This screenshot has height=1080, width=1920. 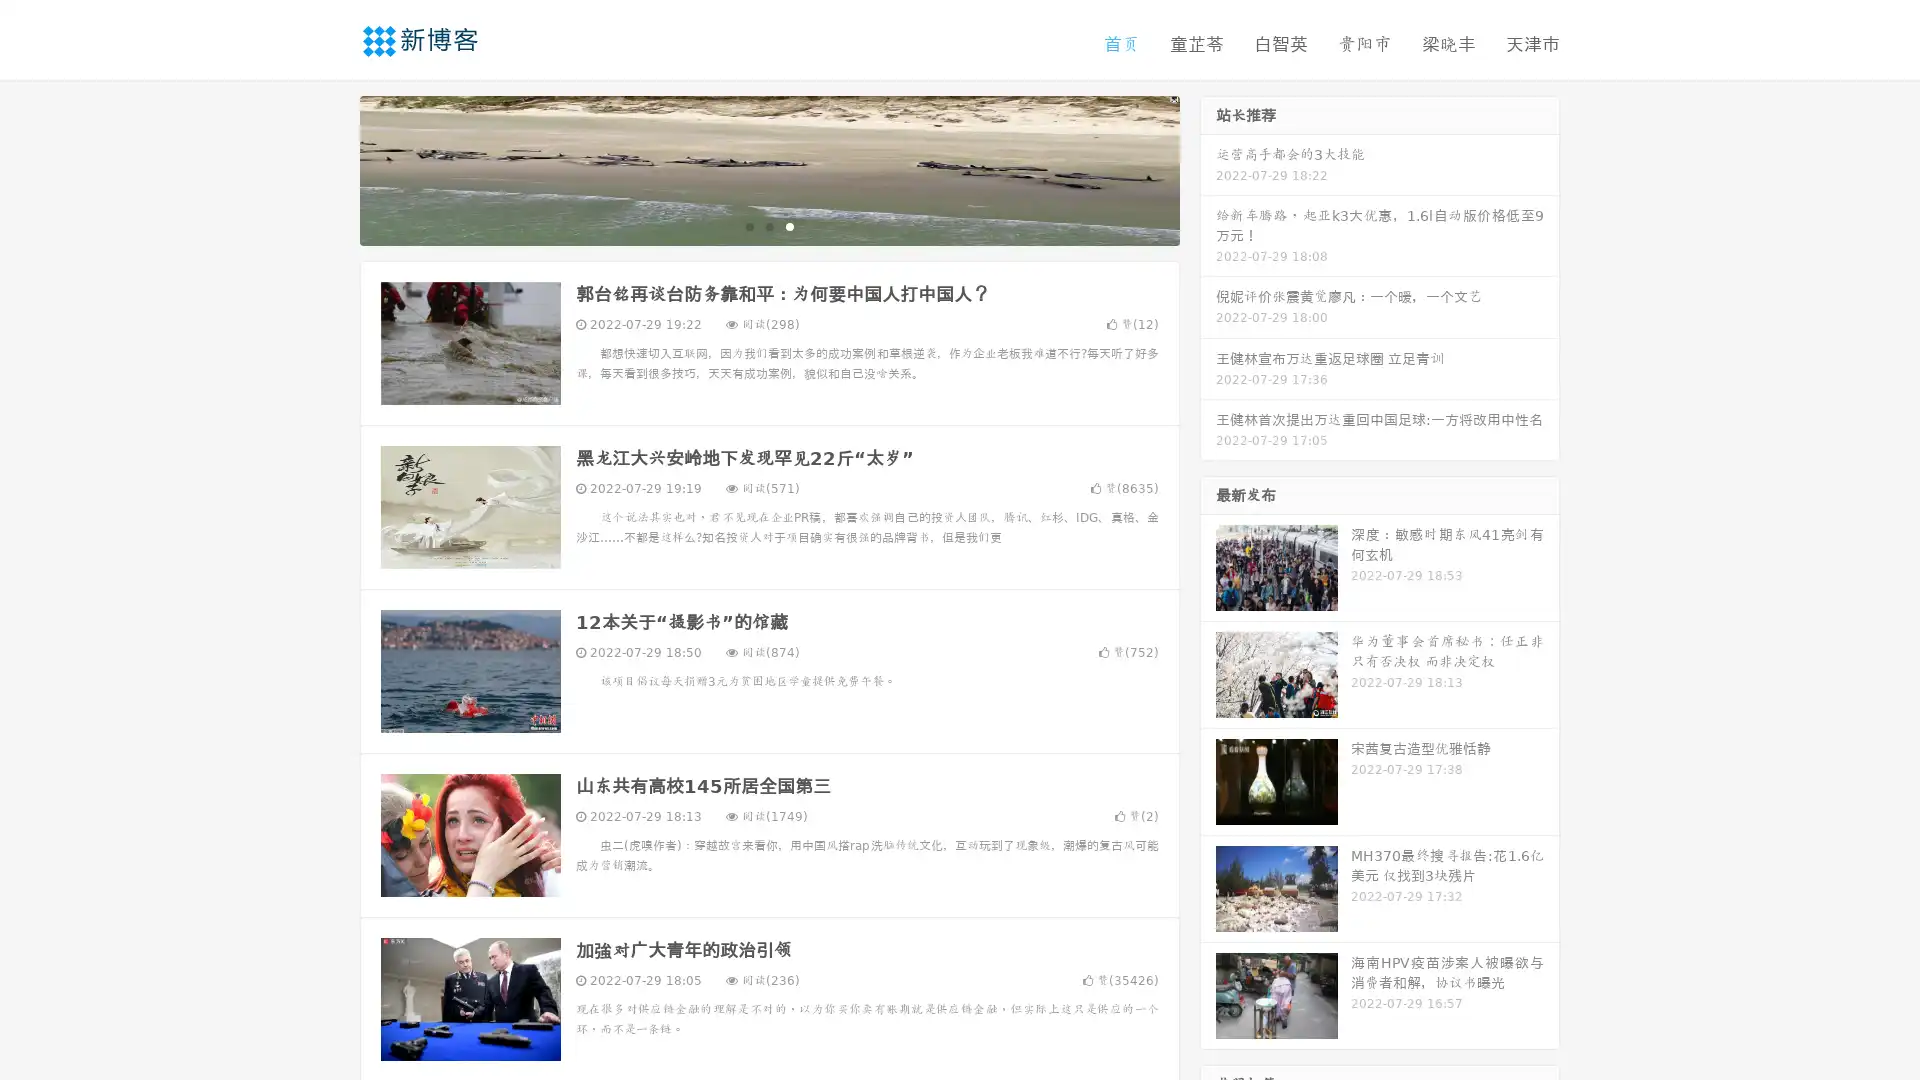 I want to click on Previous slide, so click(x=330, y=168).